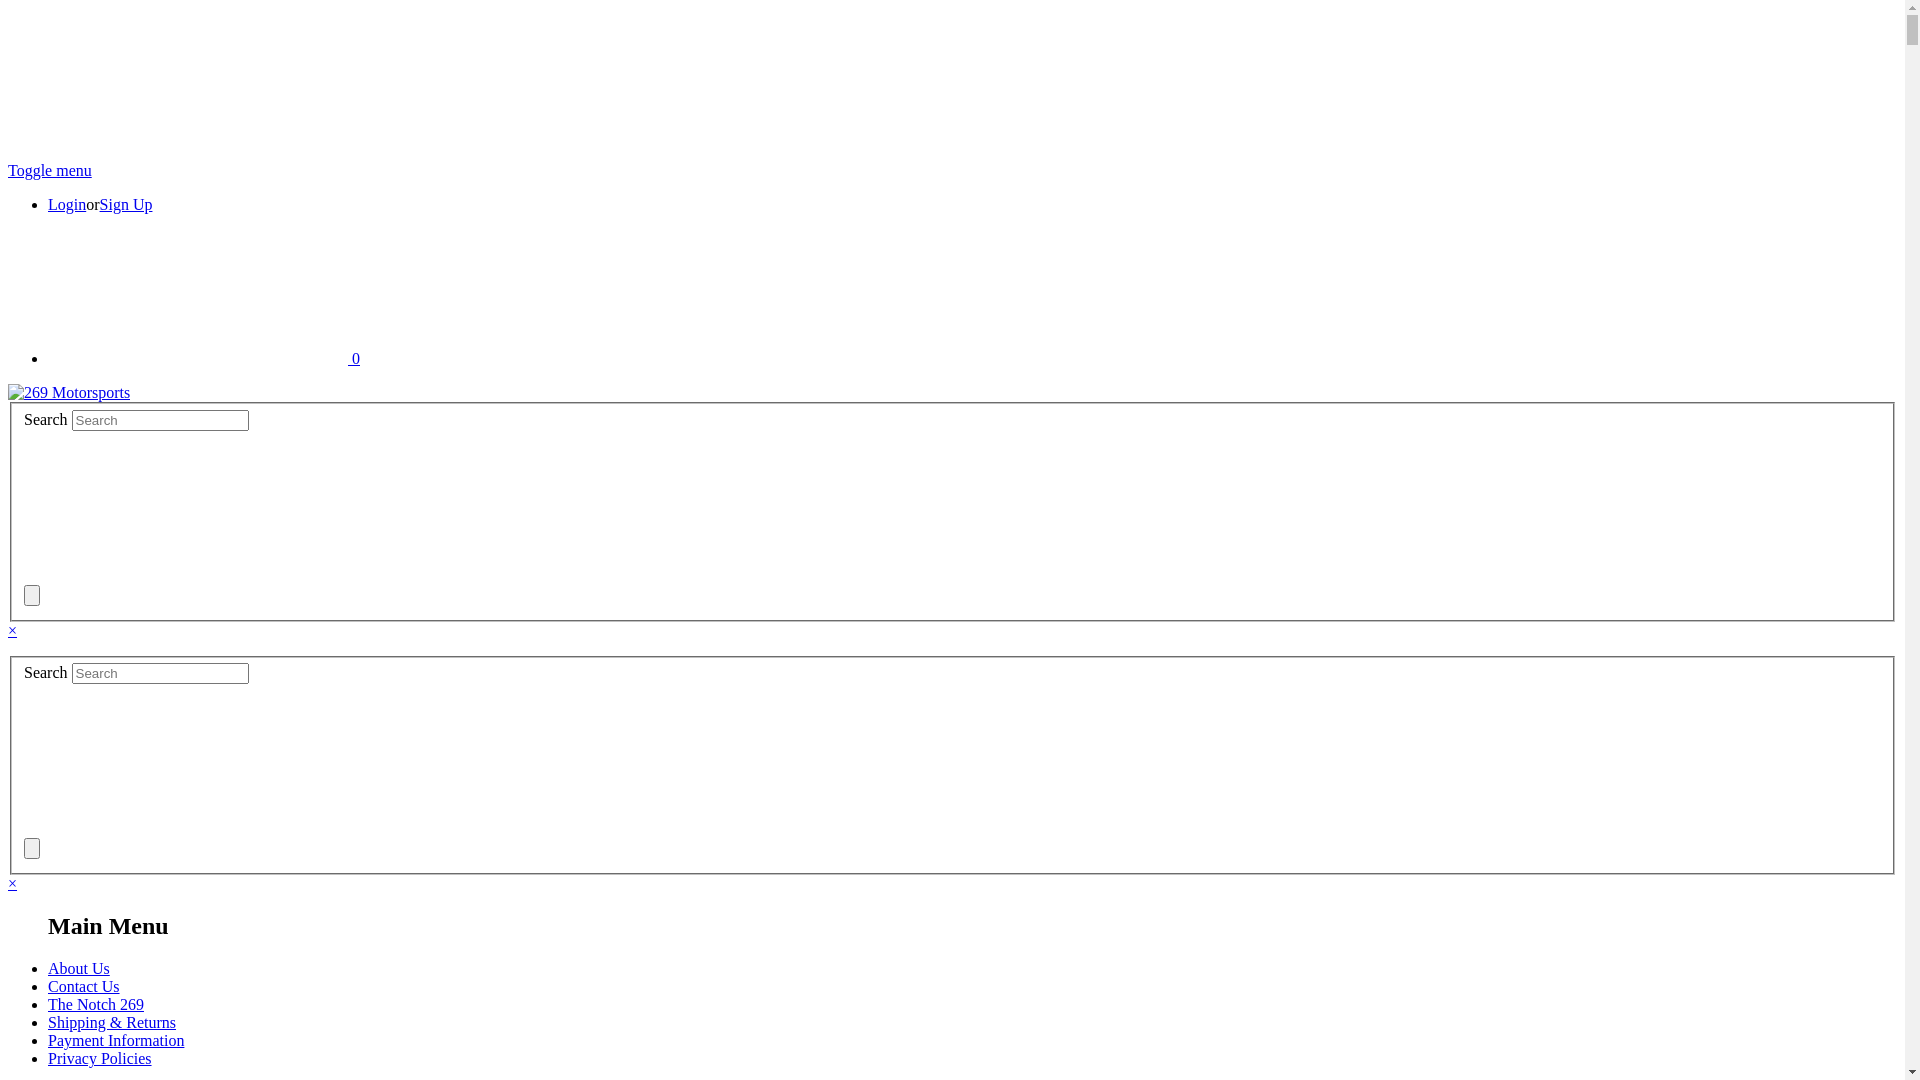 This screenshot has width=1920, height=1080. I want to click on 'Payment Information', so click(114, 1039).